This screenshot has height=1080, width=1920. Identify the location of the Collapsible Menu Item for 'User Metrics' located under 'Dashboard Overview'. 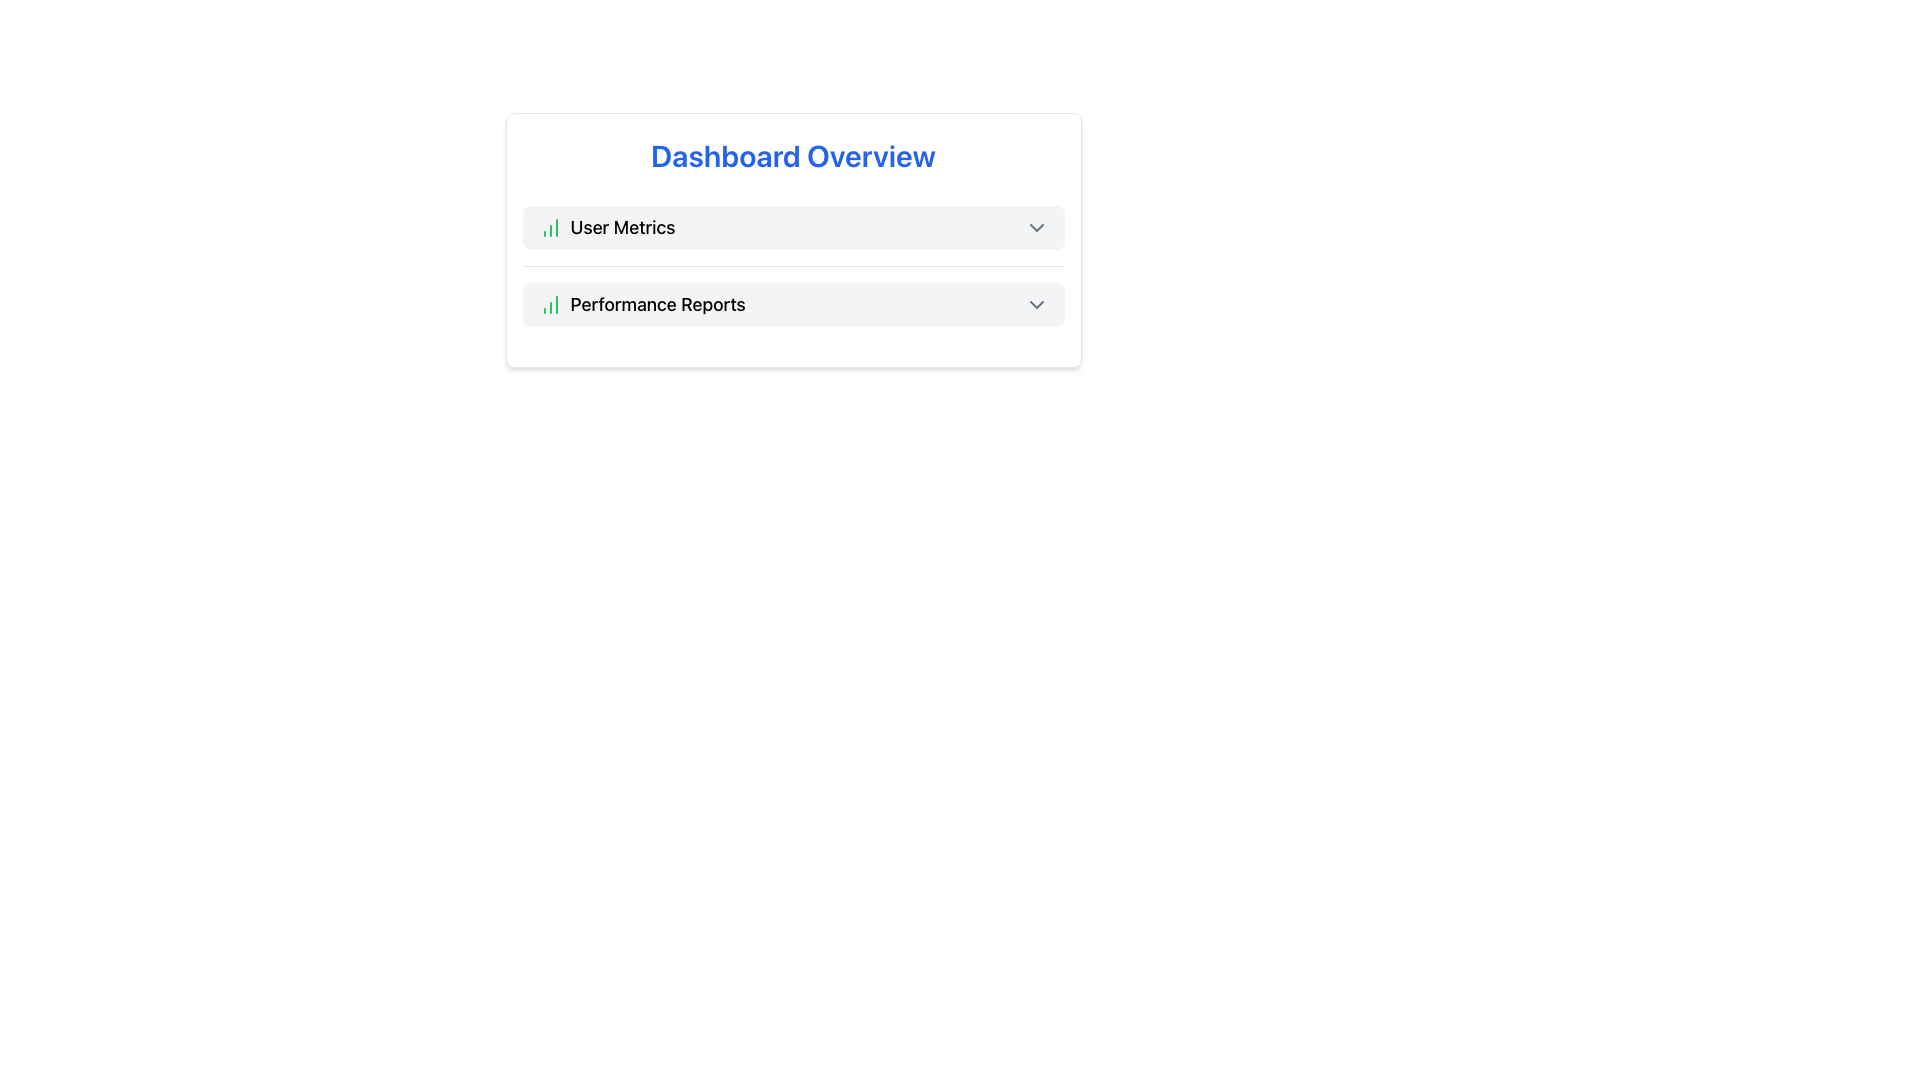
(792, 226).